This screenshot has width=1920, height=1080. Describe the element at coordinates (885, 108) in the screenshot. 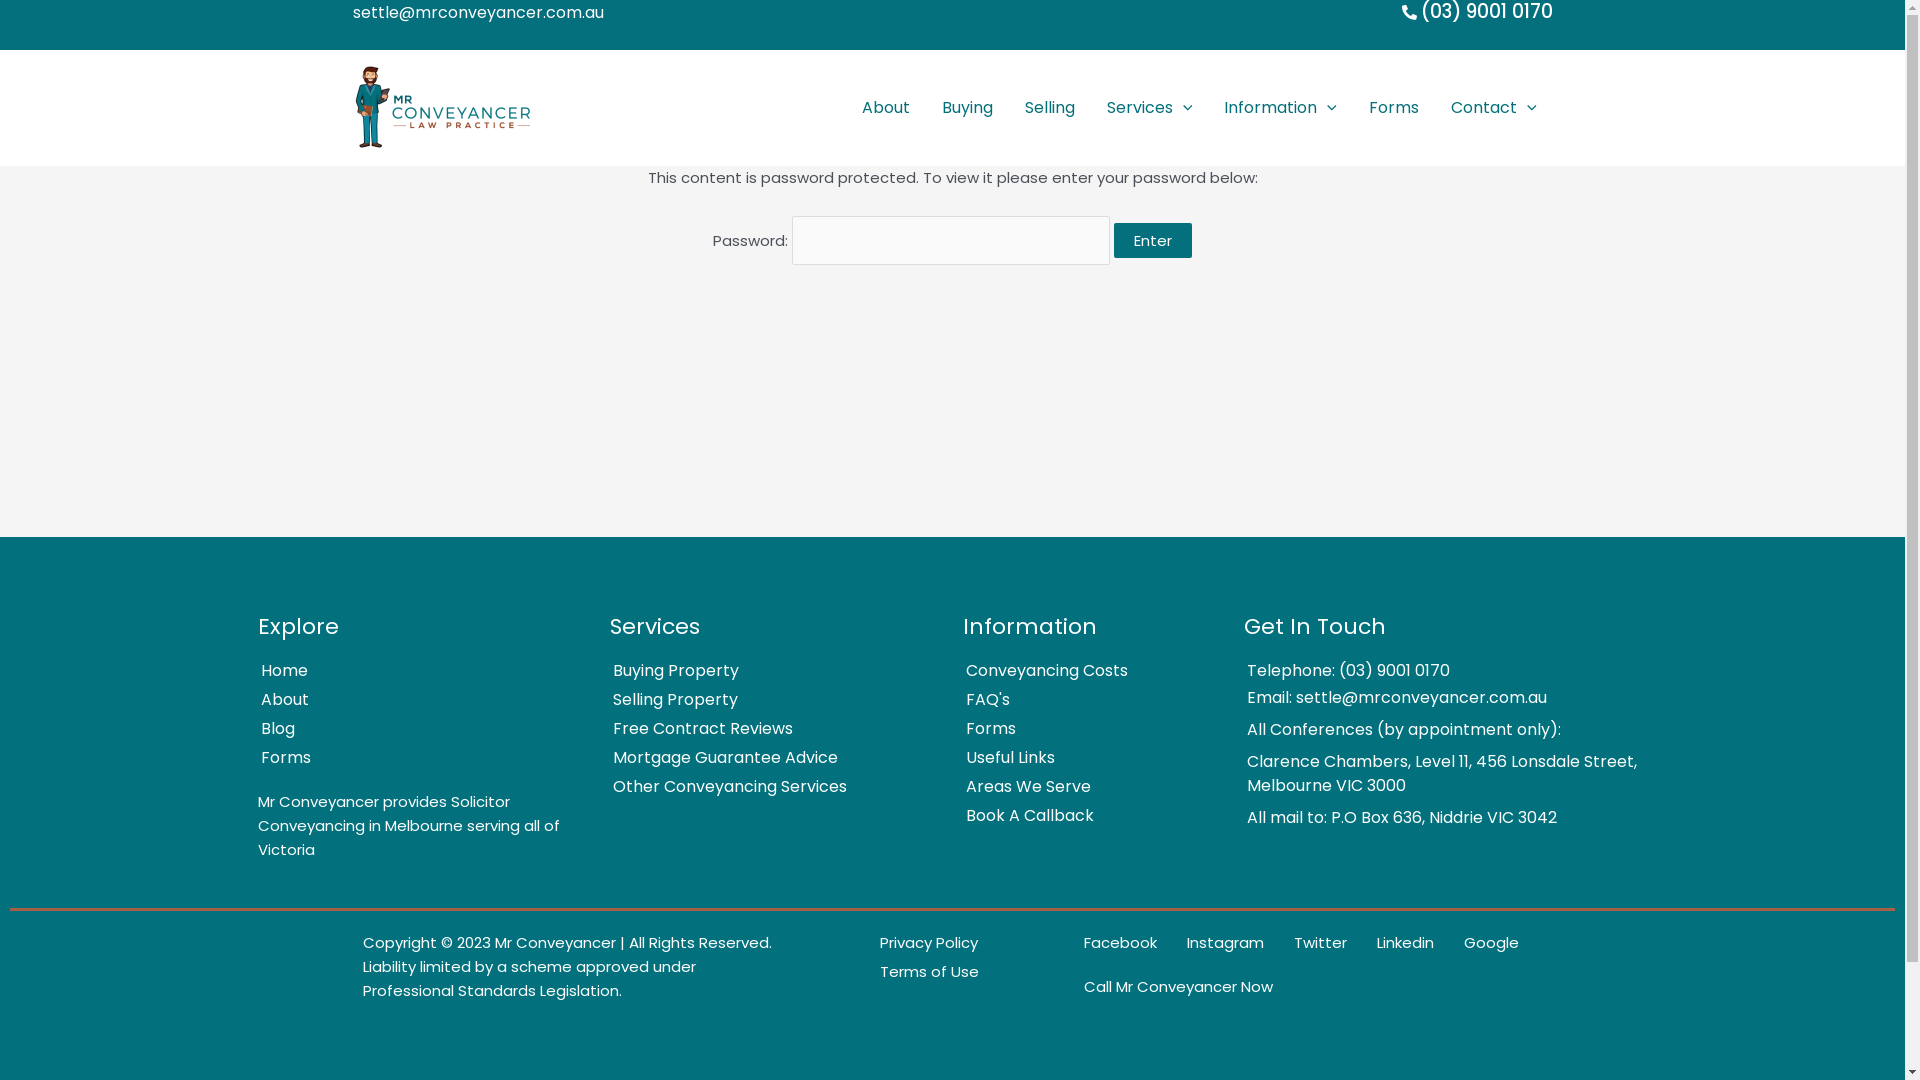

I see `'About'` at that location.